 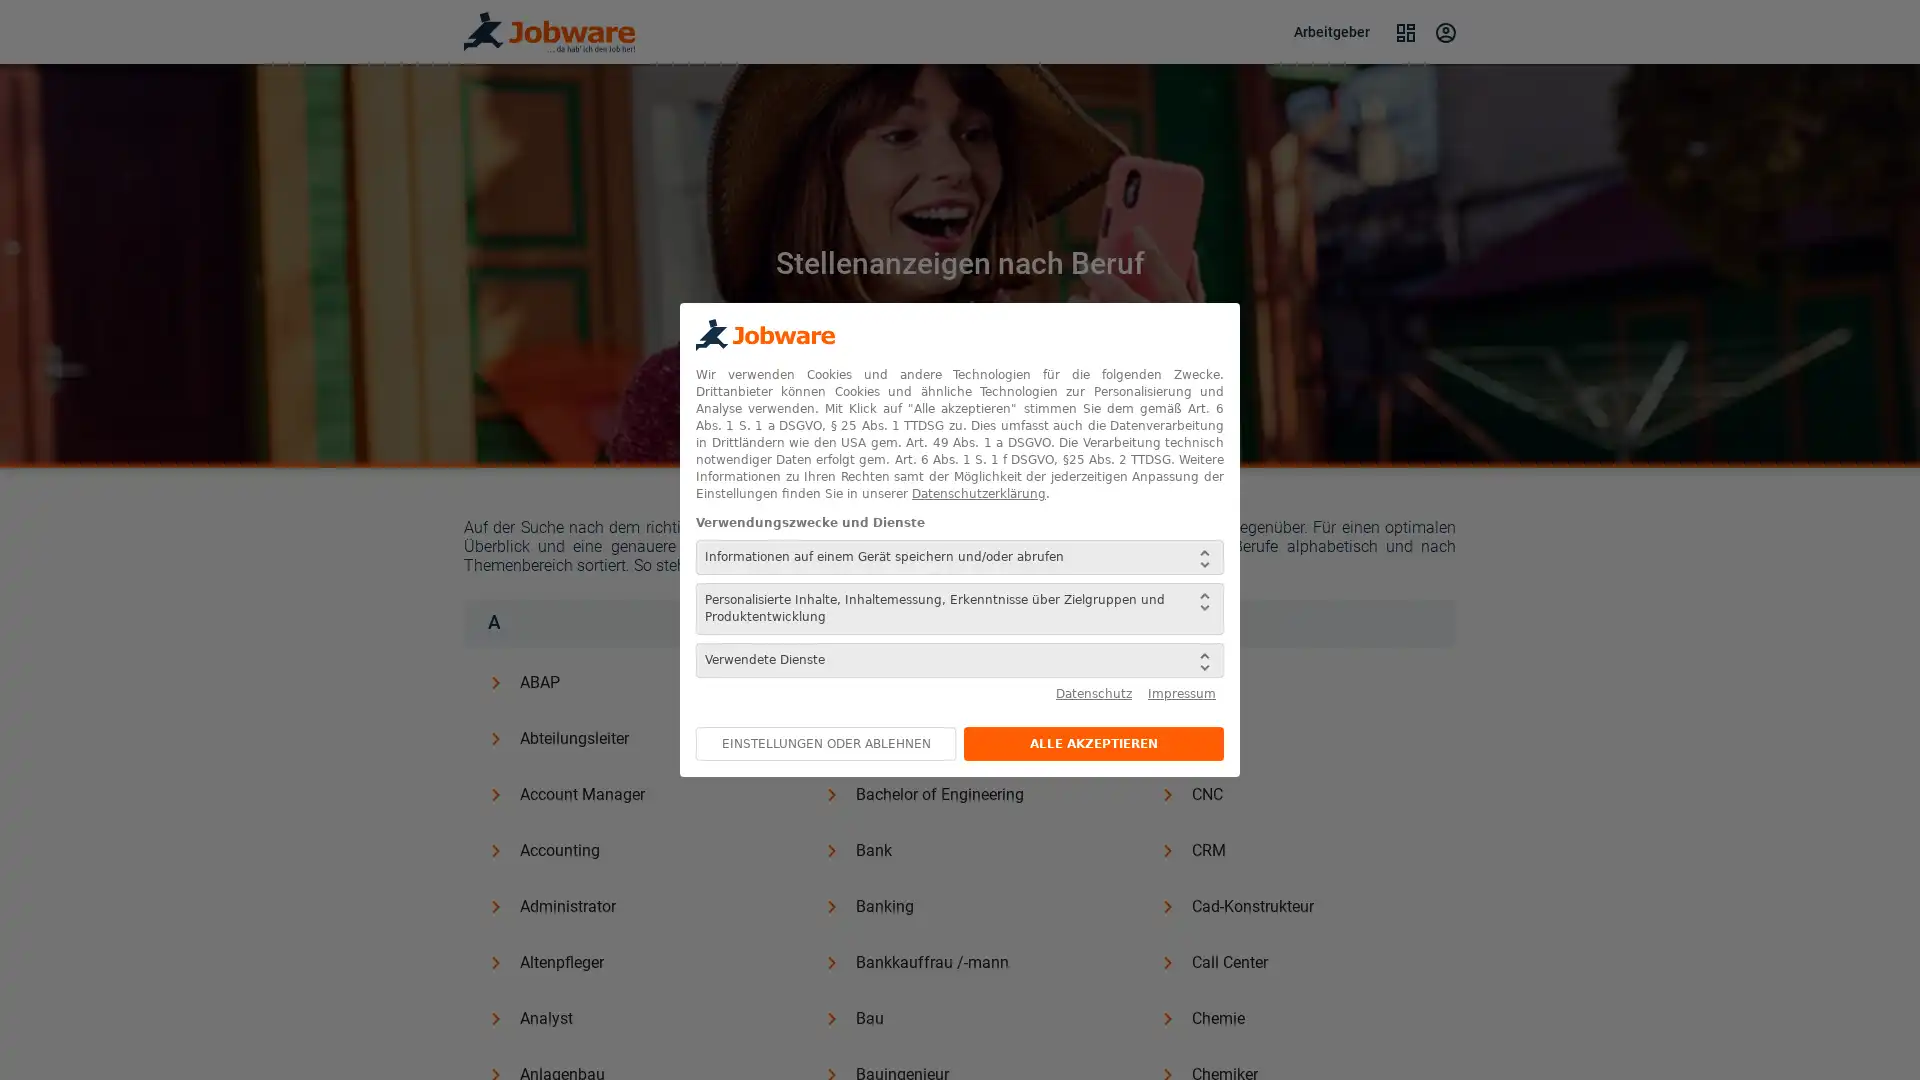 What do you see at coordinates (1093, 744) in the screenshot?
I see `ALLE AKZEPTIEREN` at bounding box center [1093, 744].